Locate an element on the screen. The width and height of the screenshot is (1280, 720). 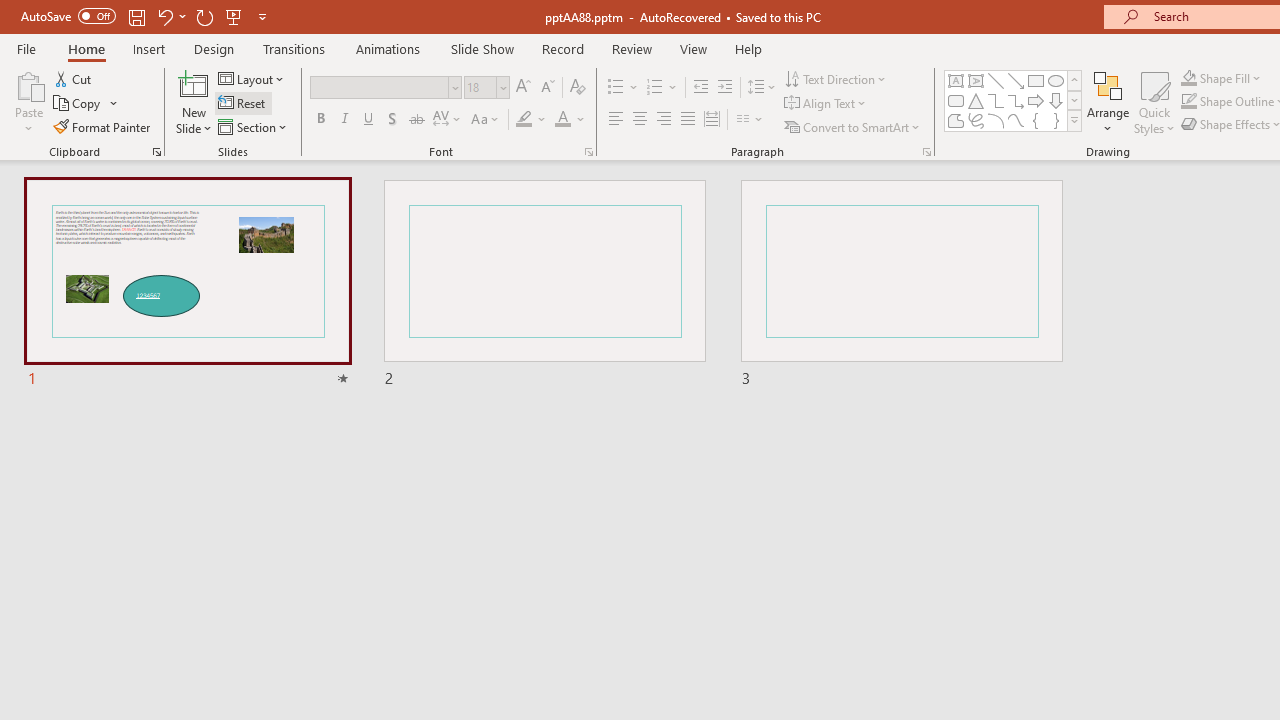
'Shape Outline Teal, Accent 1' is located at coordinates (1189, 101).